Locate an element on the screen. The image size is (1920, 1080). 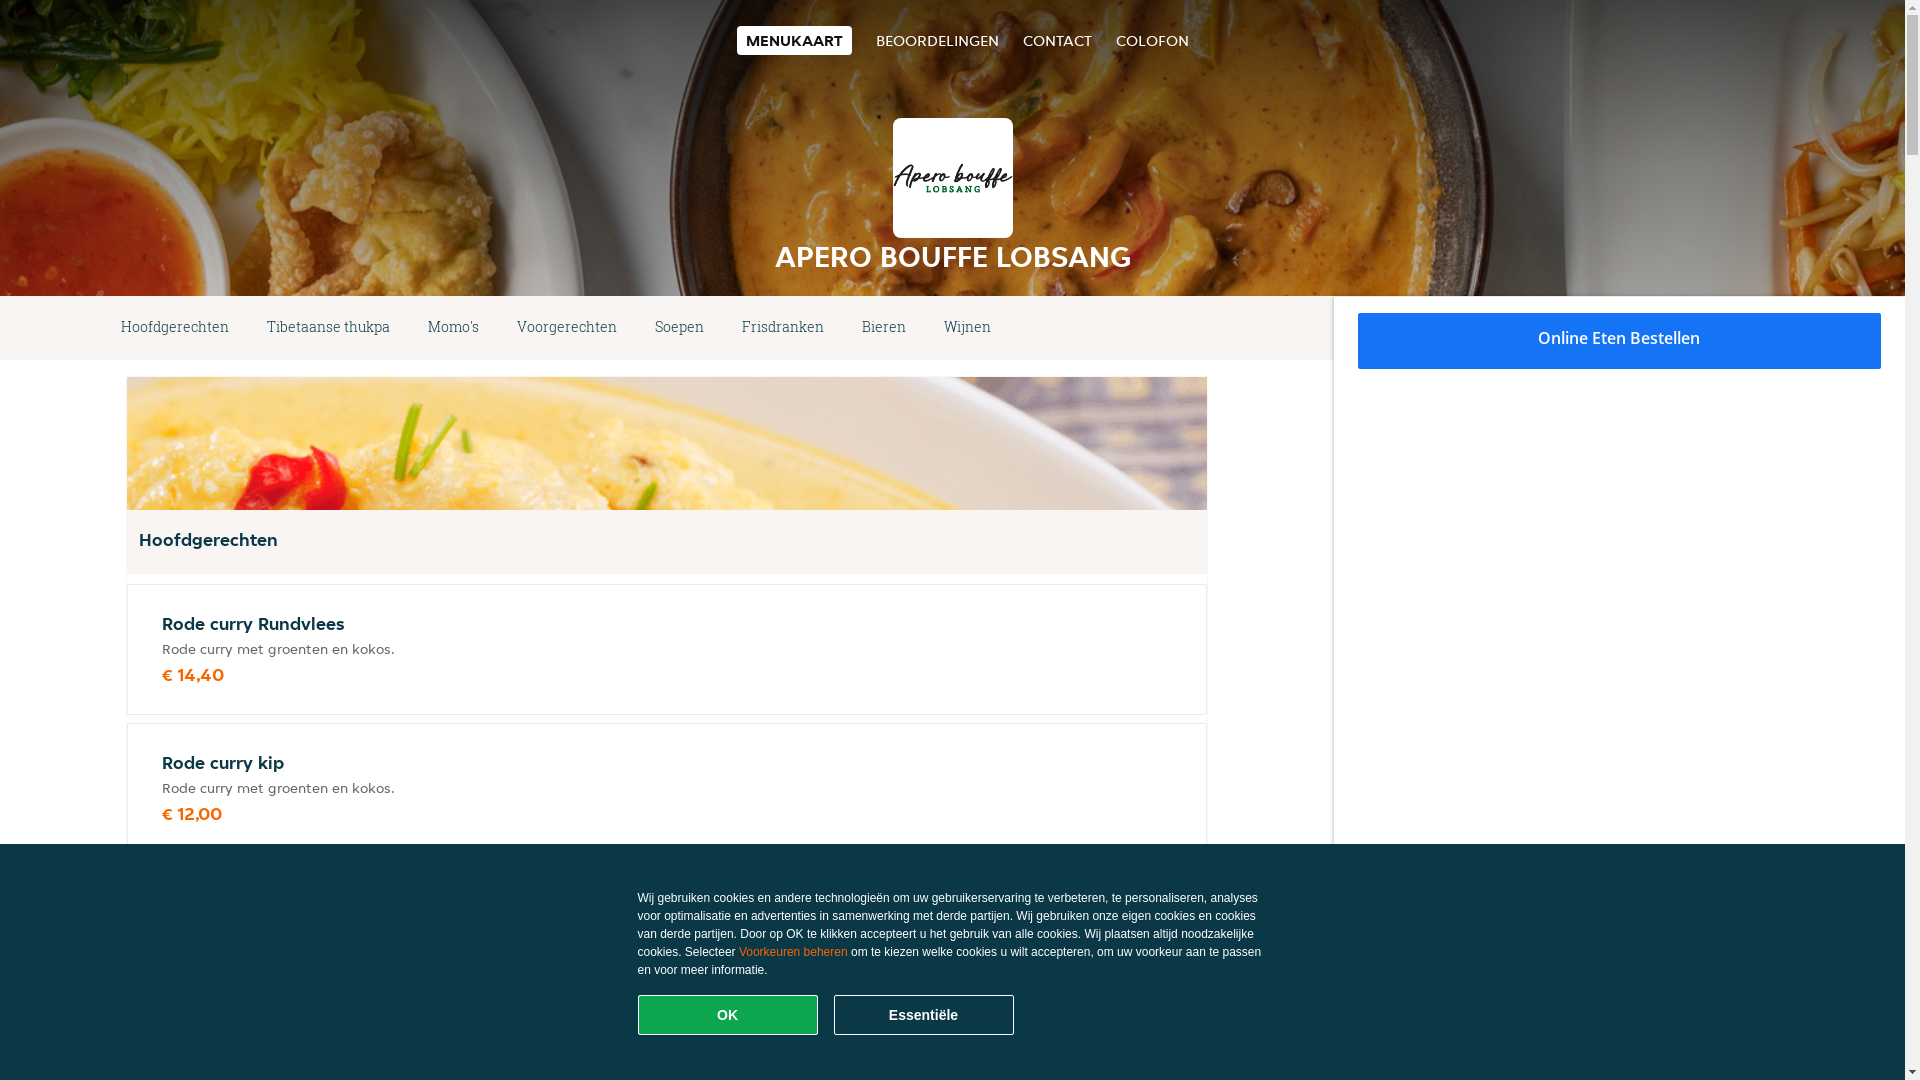
'Frisdranken' is located at coordinates (781, 326).